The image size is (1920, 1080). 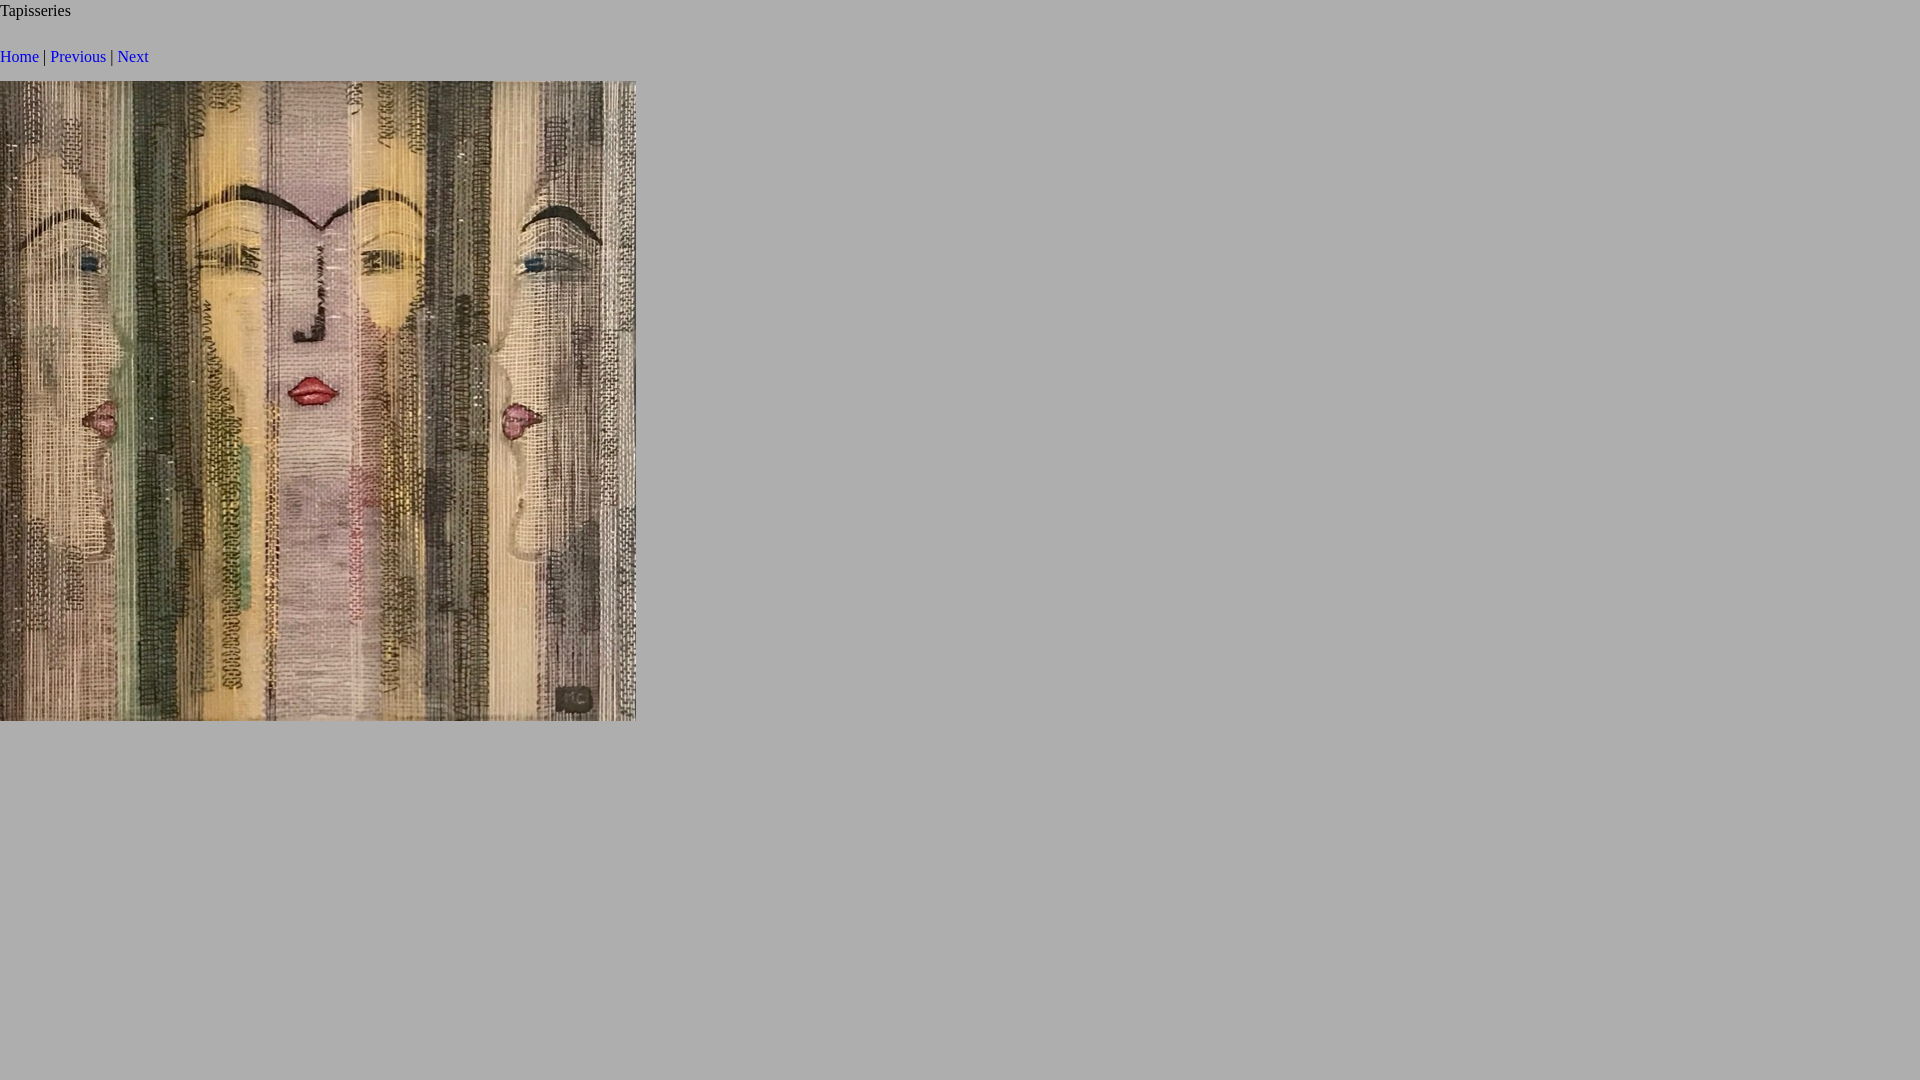 I want to click on 'Previous', so click(x=77, y=55).